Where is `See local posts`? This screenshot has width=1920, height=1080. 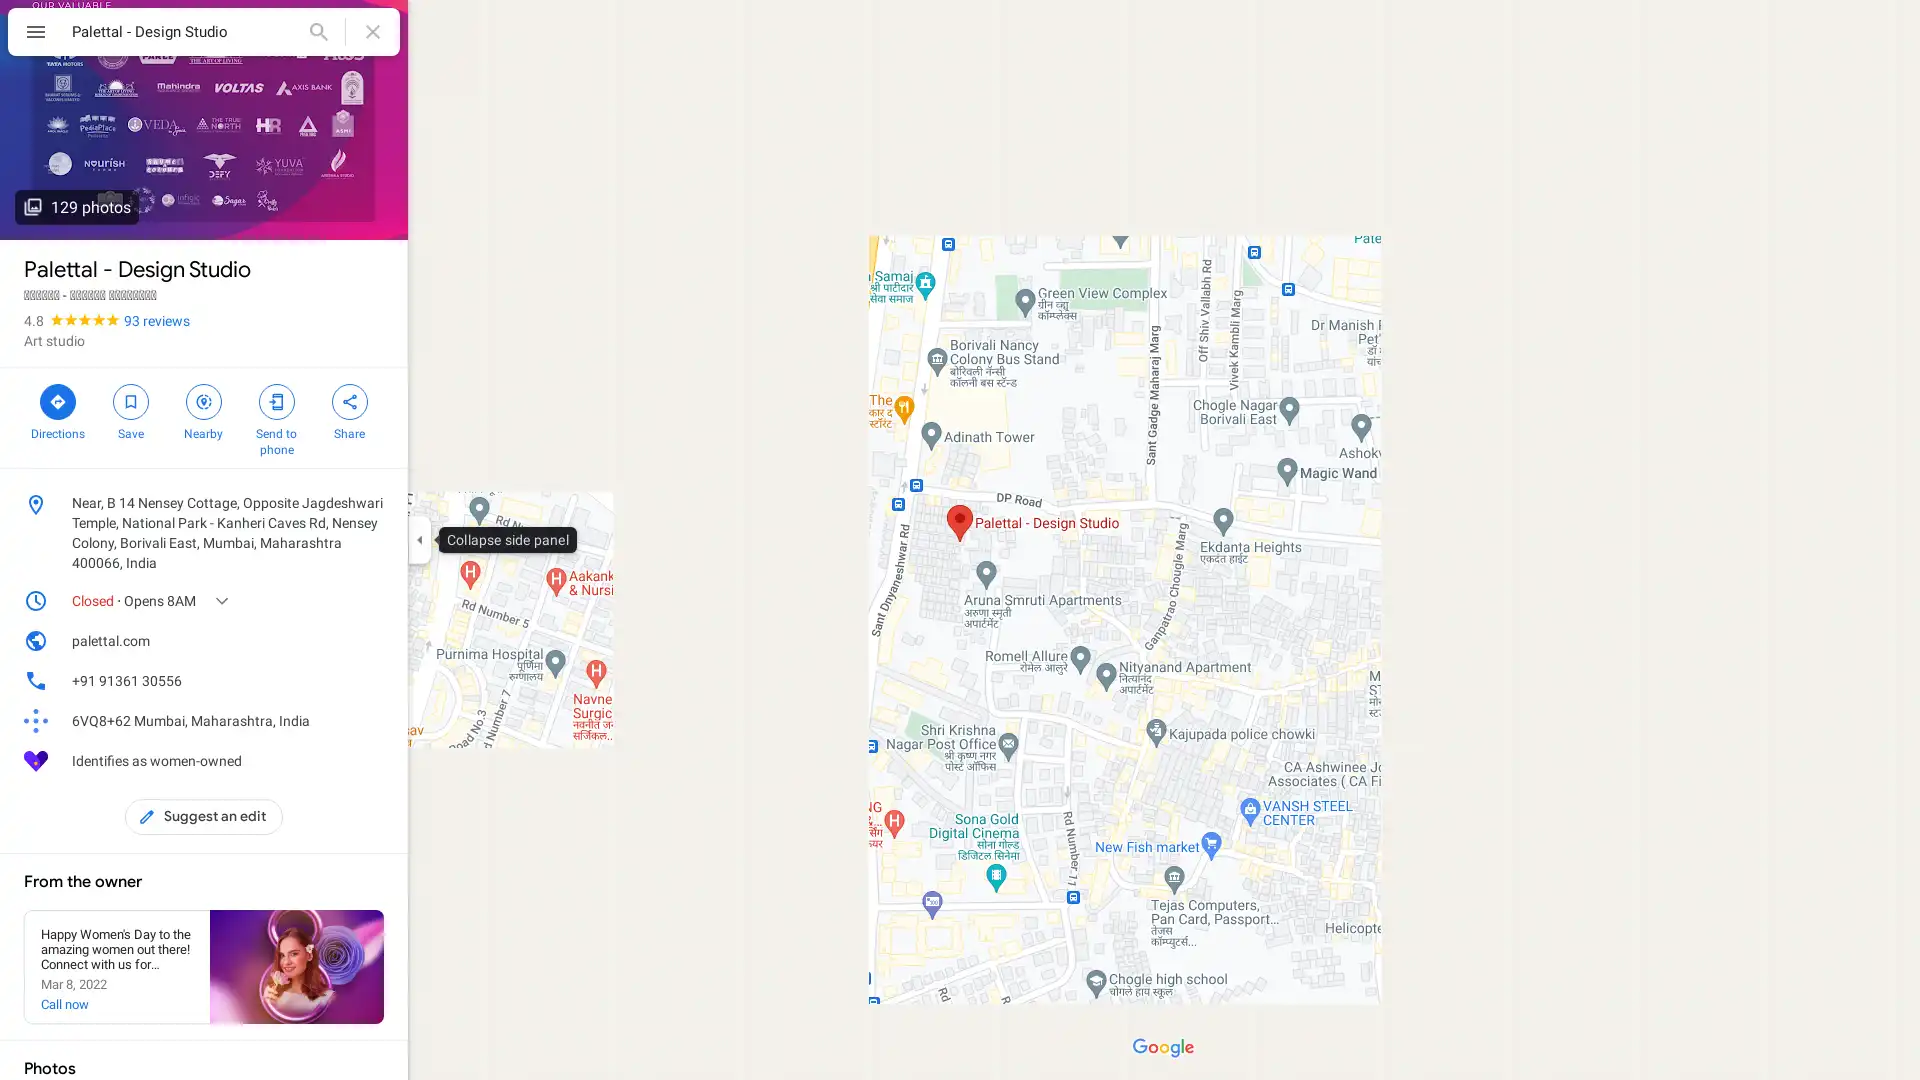
See local posts is located at coordinates (204, 966).